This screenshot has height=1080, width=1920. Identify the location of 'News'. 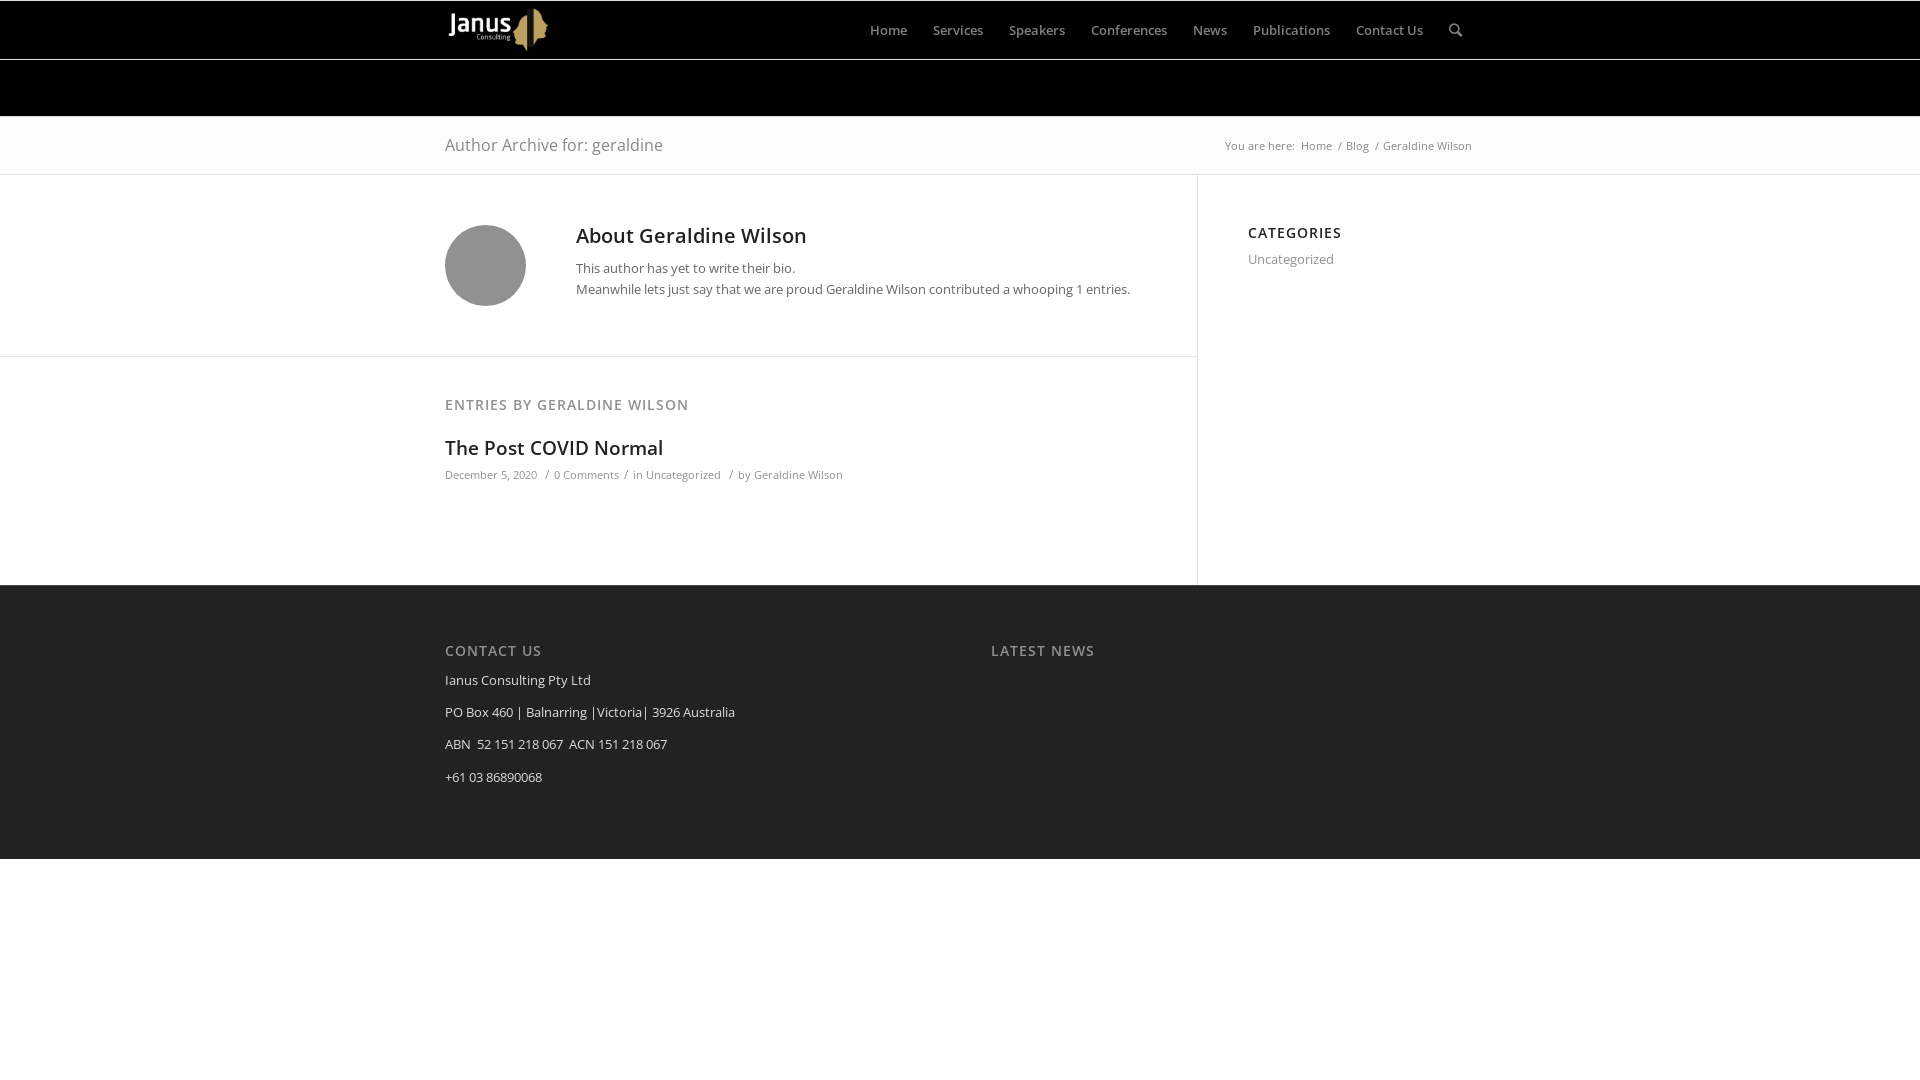
(1208, 30).